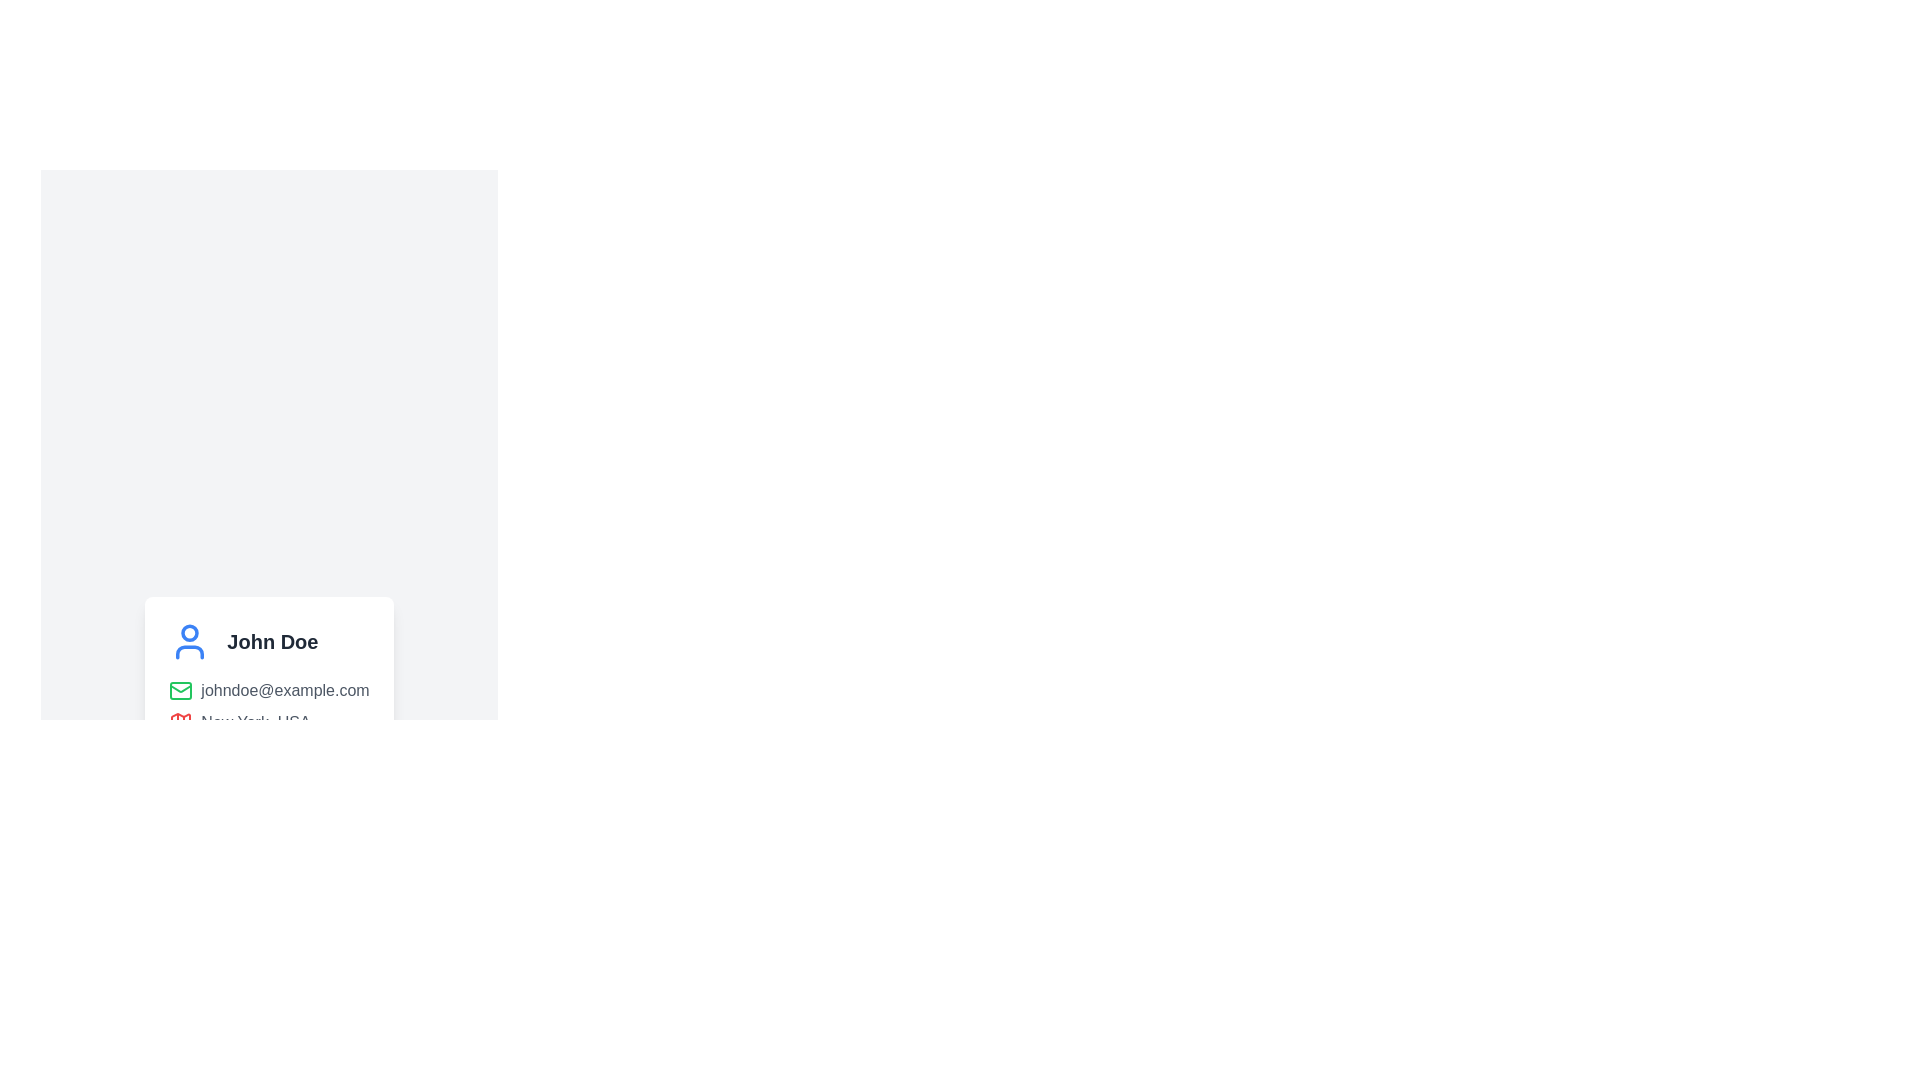 The width and height of the screenshot is (1920, 1080). I want to click on the text label displaying 'New York, USA' located in the user information section of the UI card layout, so click(254, 722).